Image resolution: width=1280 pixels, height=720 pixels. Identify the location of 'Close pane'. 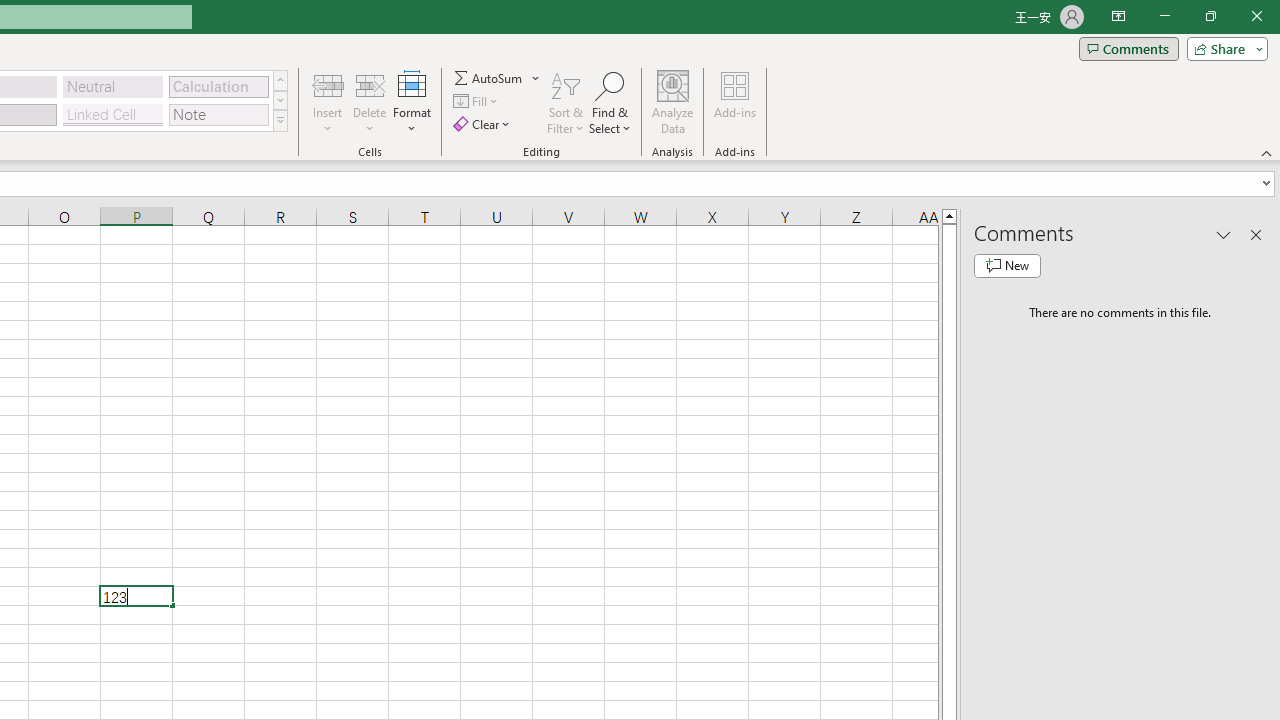
(1255, 234).